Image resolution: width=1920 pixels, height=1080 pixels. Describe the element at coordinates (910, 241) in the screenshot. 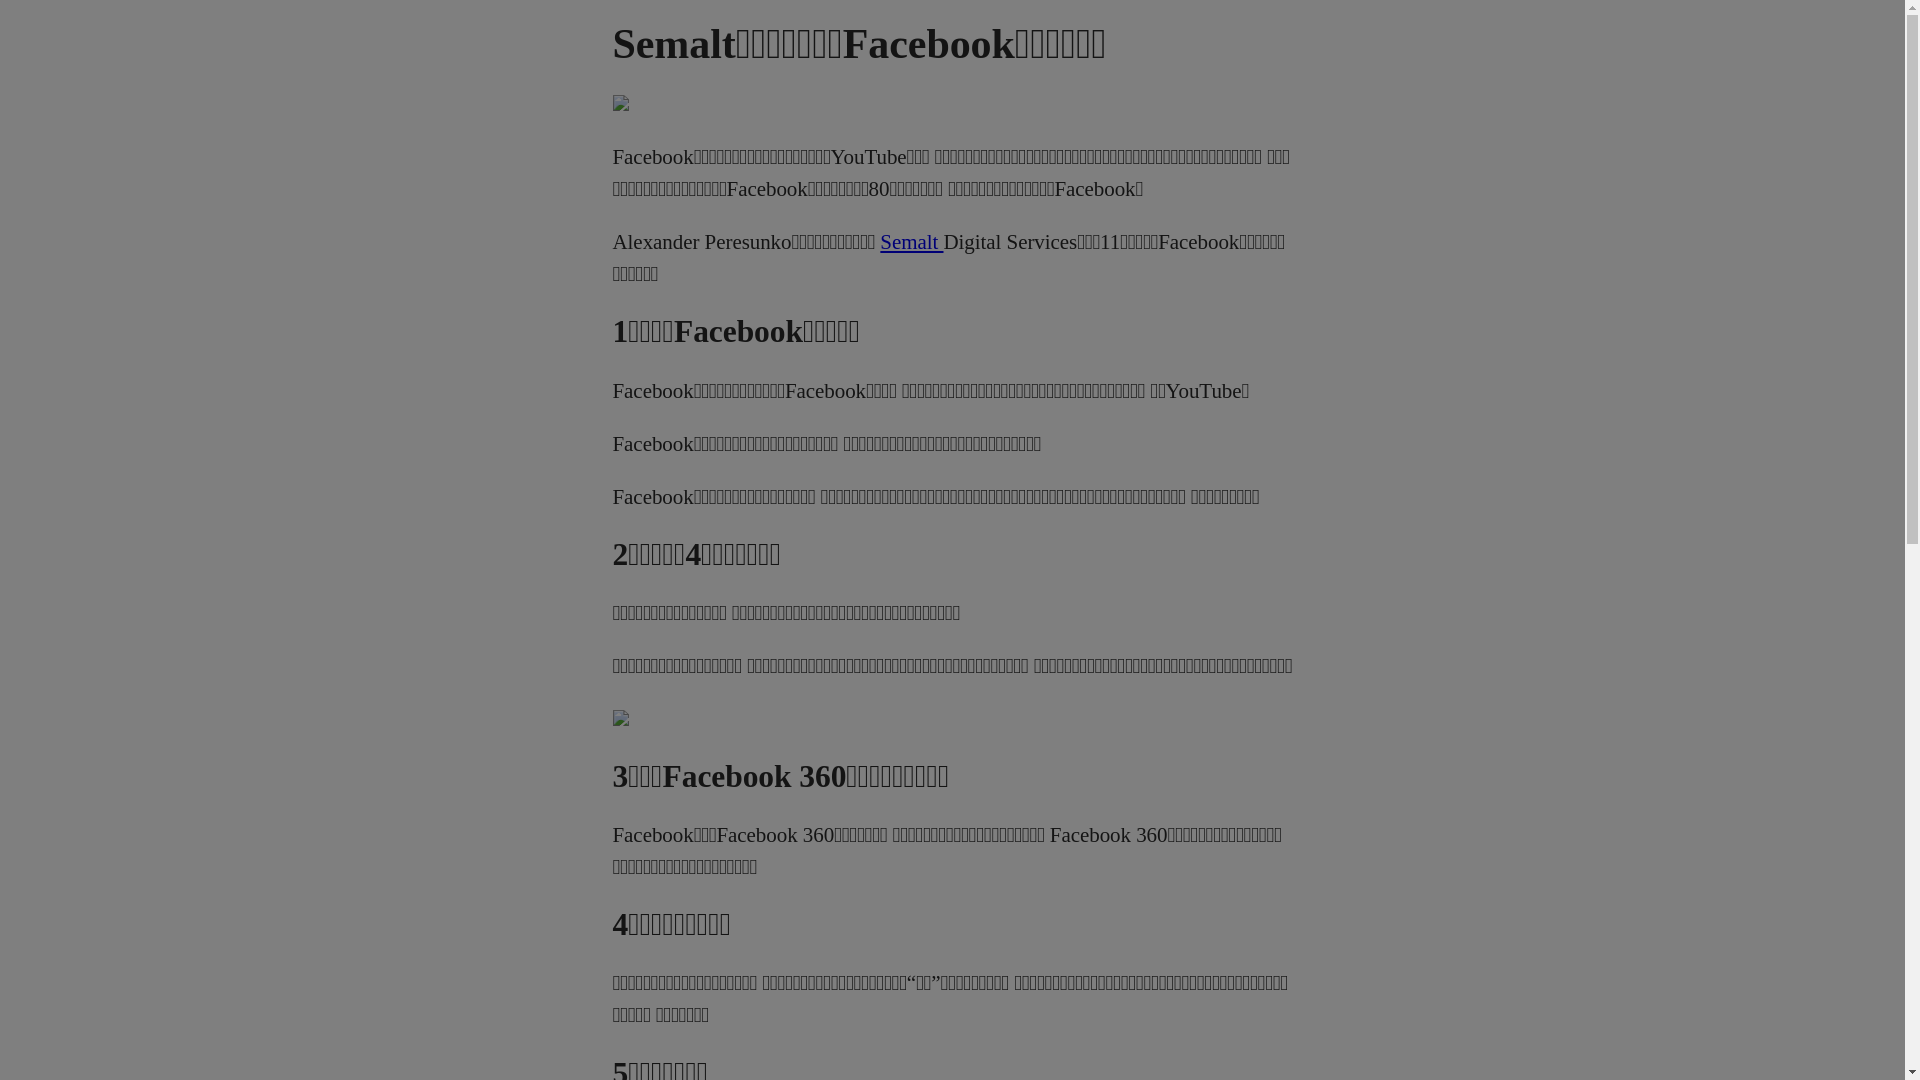

I see `'Semalt'` at that location.